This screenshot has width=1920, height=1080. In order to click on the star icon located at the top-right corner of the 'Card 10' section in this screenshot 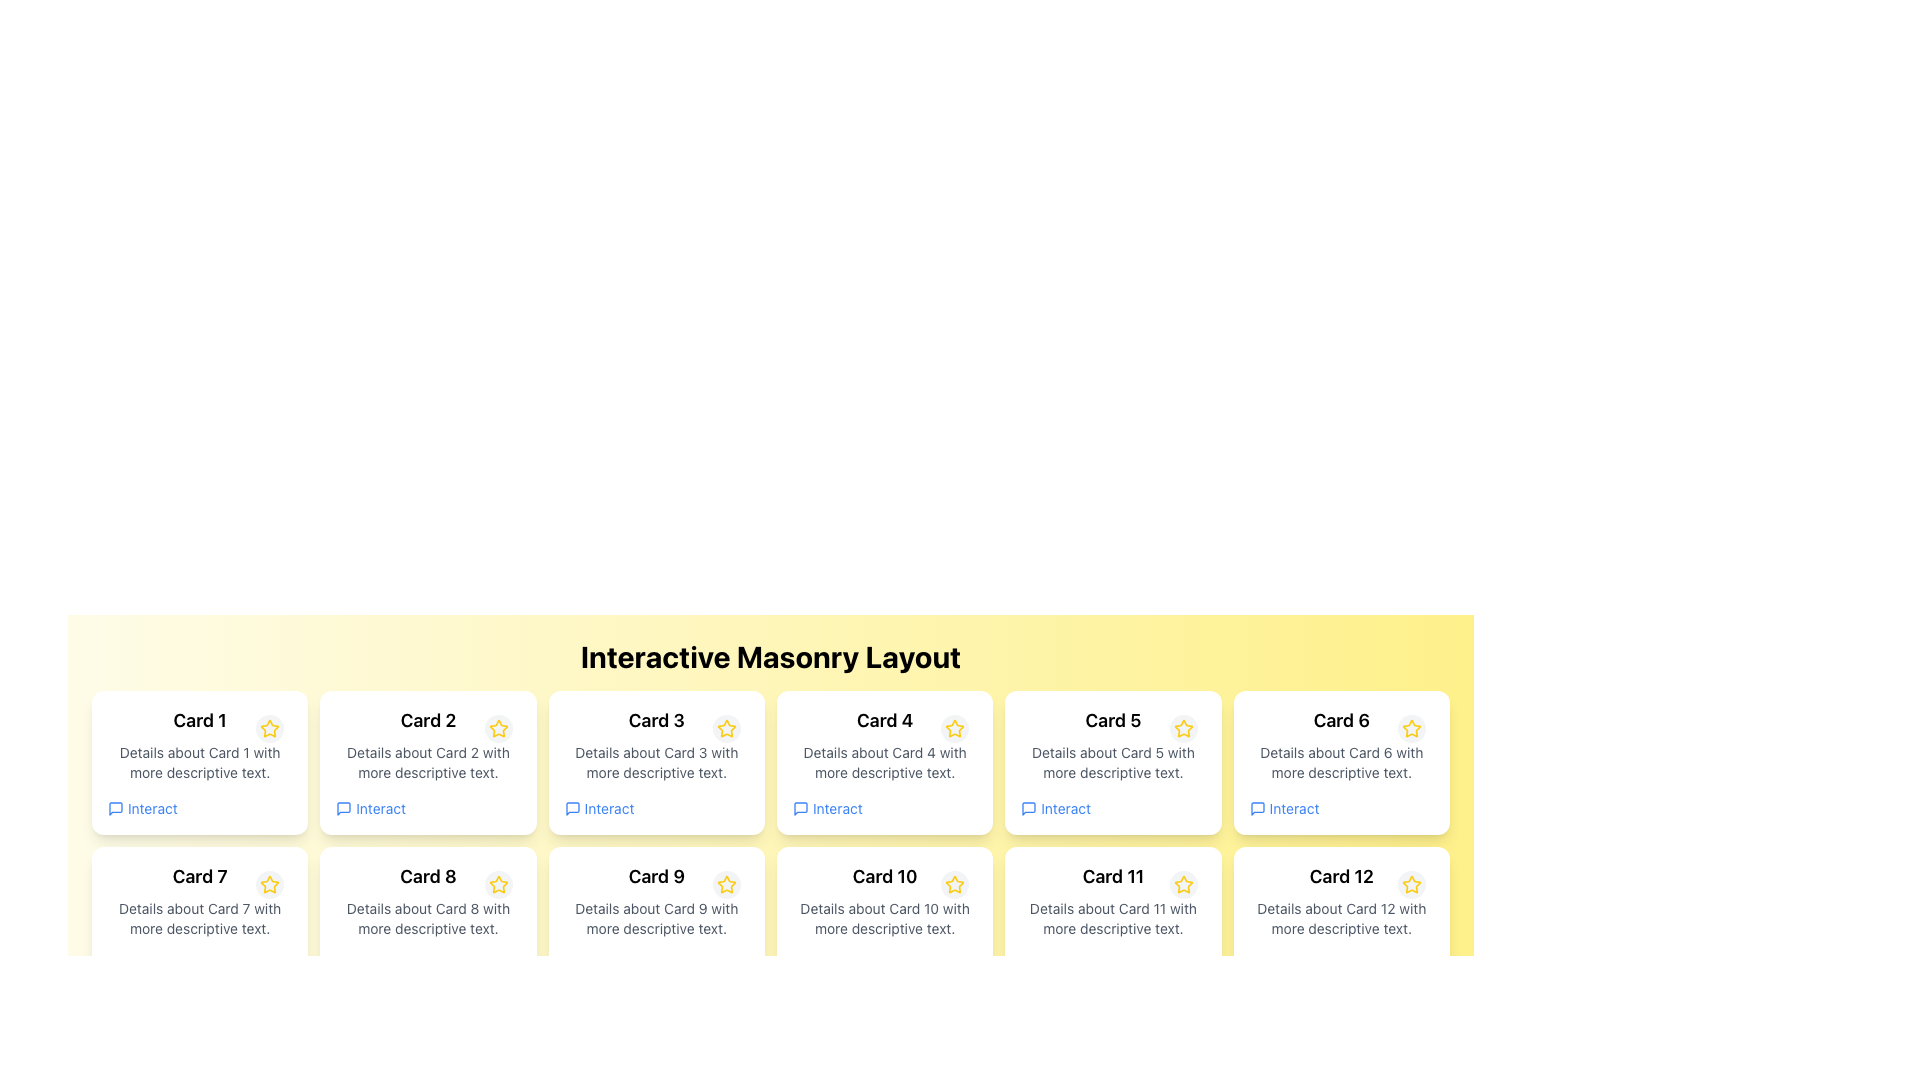, I will do `click(954, 883)`.